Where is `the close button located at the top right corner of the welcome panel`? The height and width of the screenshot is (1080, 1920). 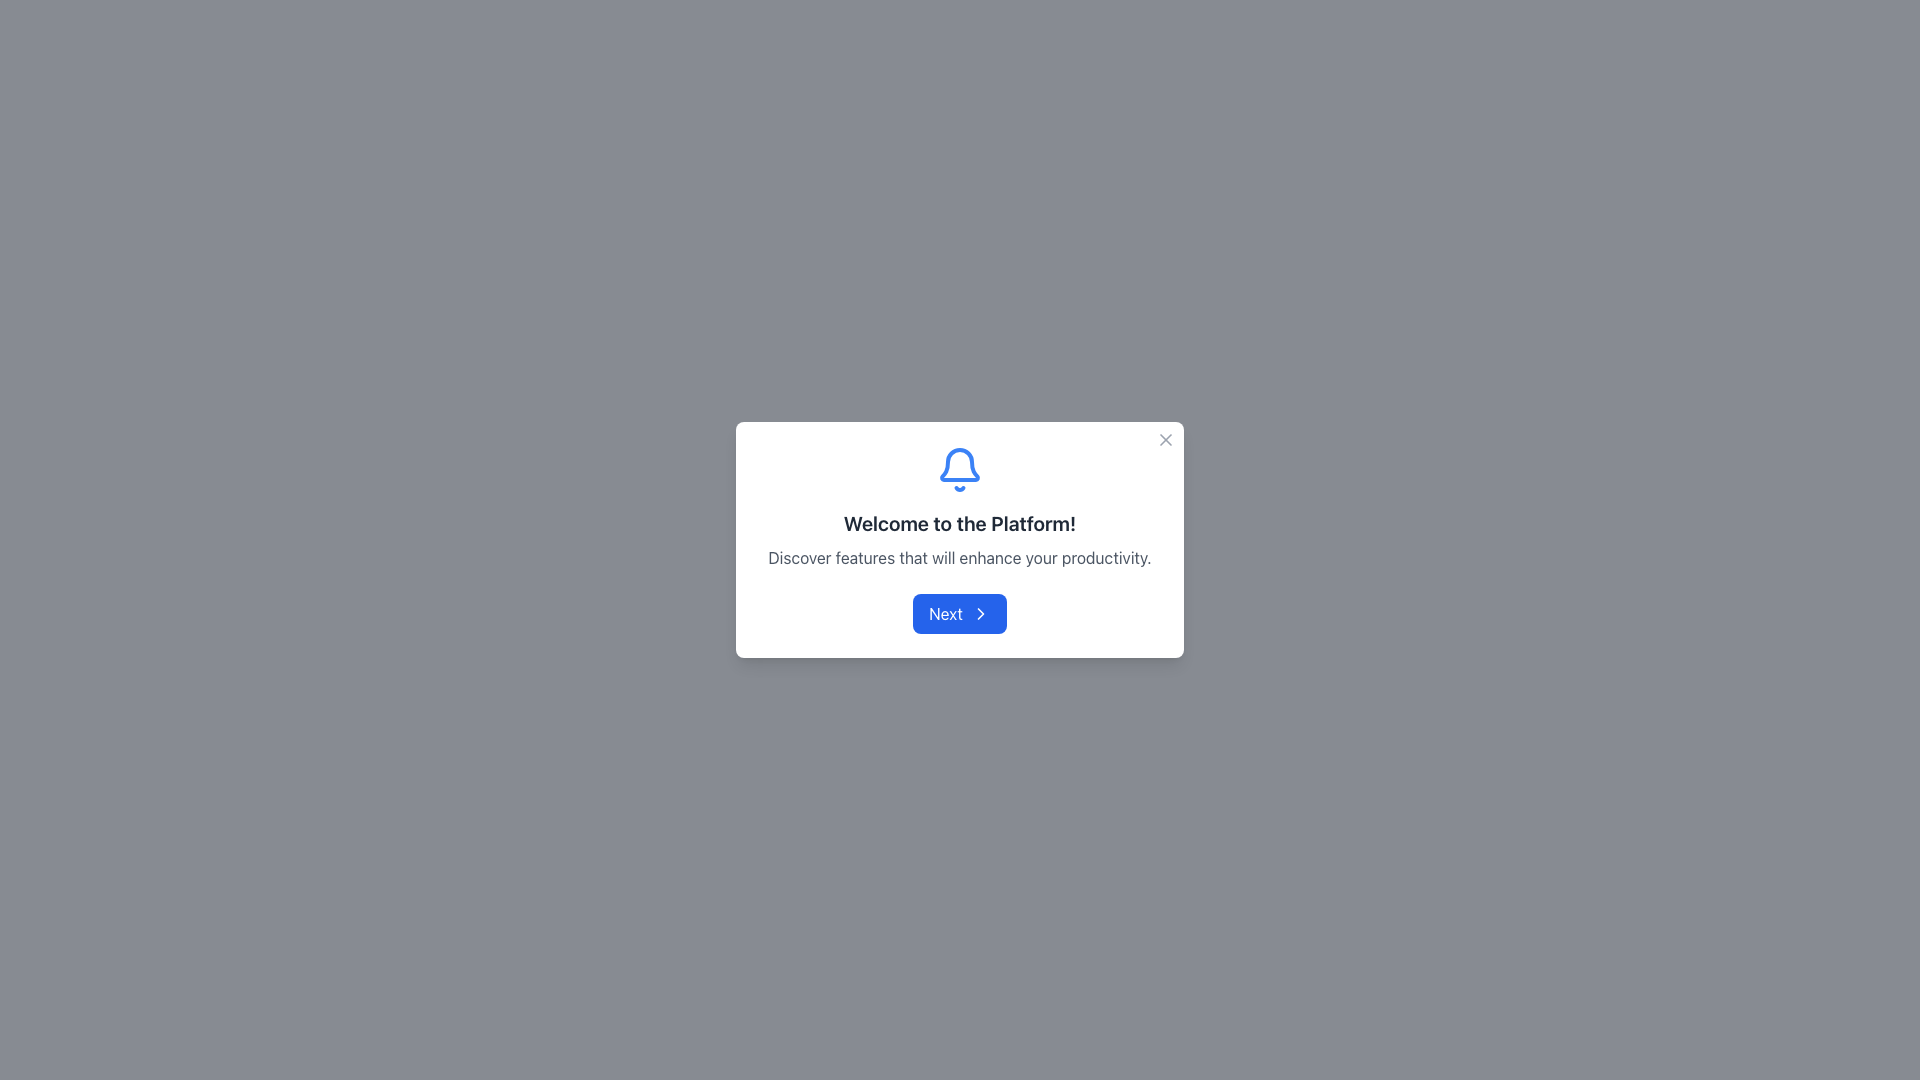 the close button located at the top right corner of the welcome panel is located at coordinates (1166, 438).